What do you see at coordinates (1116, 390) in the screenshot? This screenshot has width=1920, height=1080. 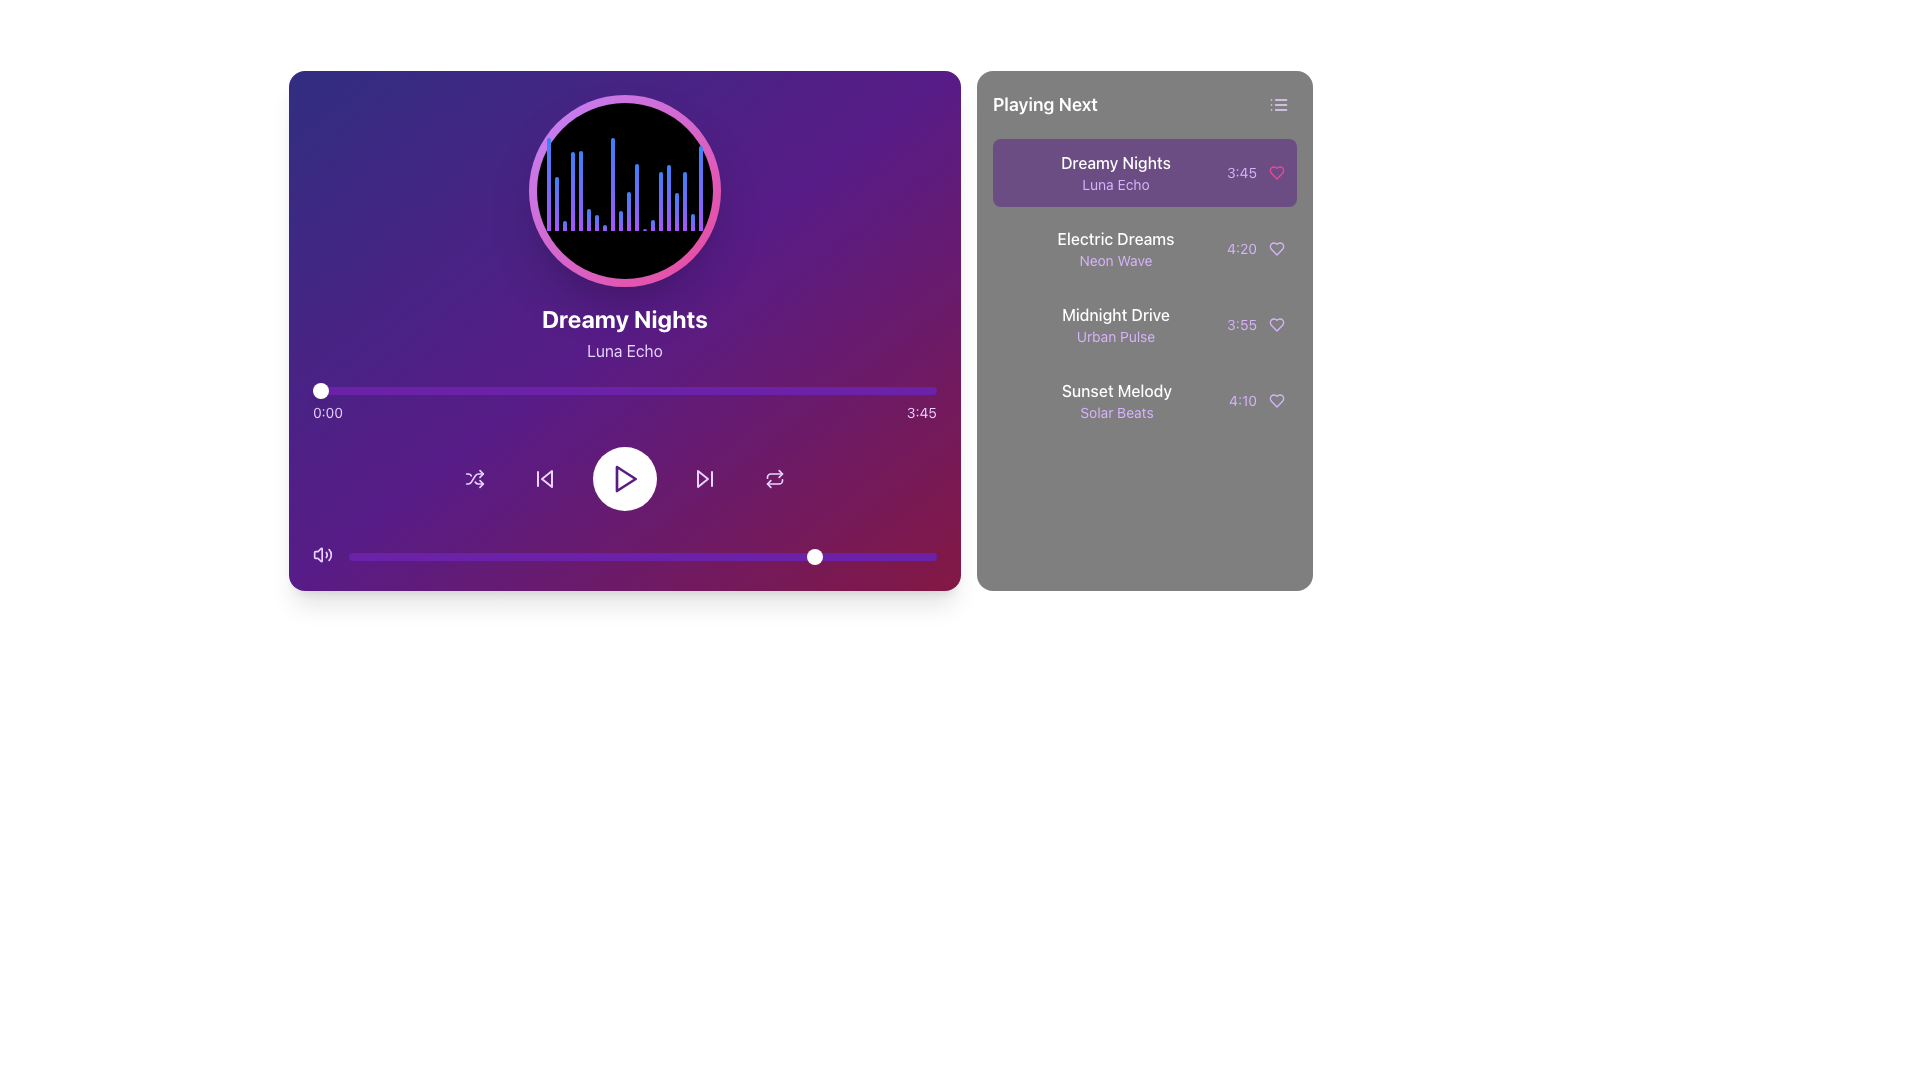 I see `the text label displaying the name of a song in the Playing Next section` at bounding box center [1116, 390].